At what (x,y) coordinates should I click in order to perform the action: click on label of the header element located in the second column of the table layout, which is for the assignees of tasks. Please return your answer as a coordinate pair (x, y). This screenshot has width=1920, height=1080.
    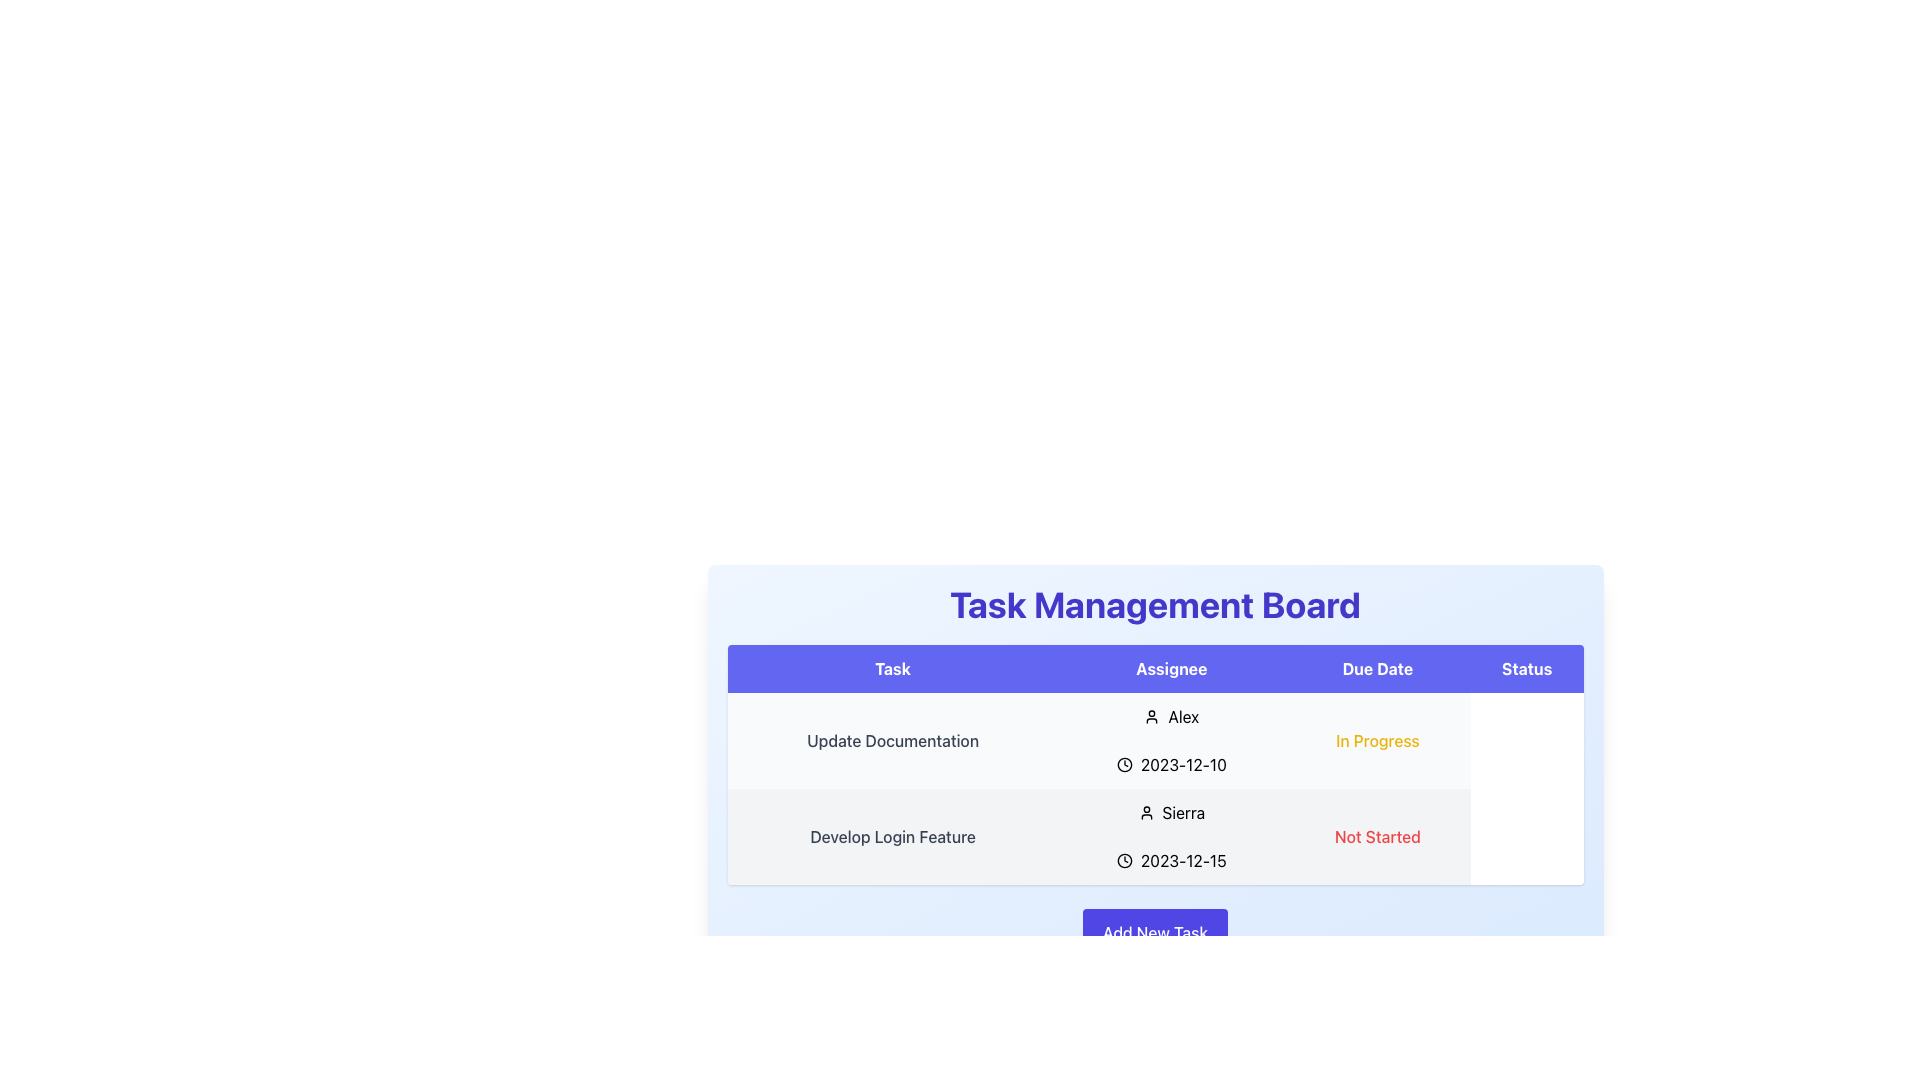
    Looking at the image, I should click on (1171, 668).